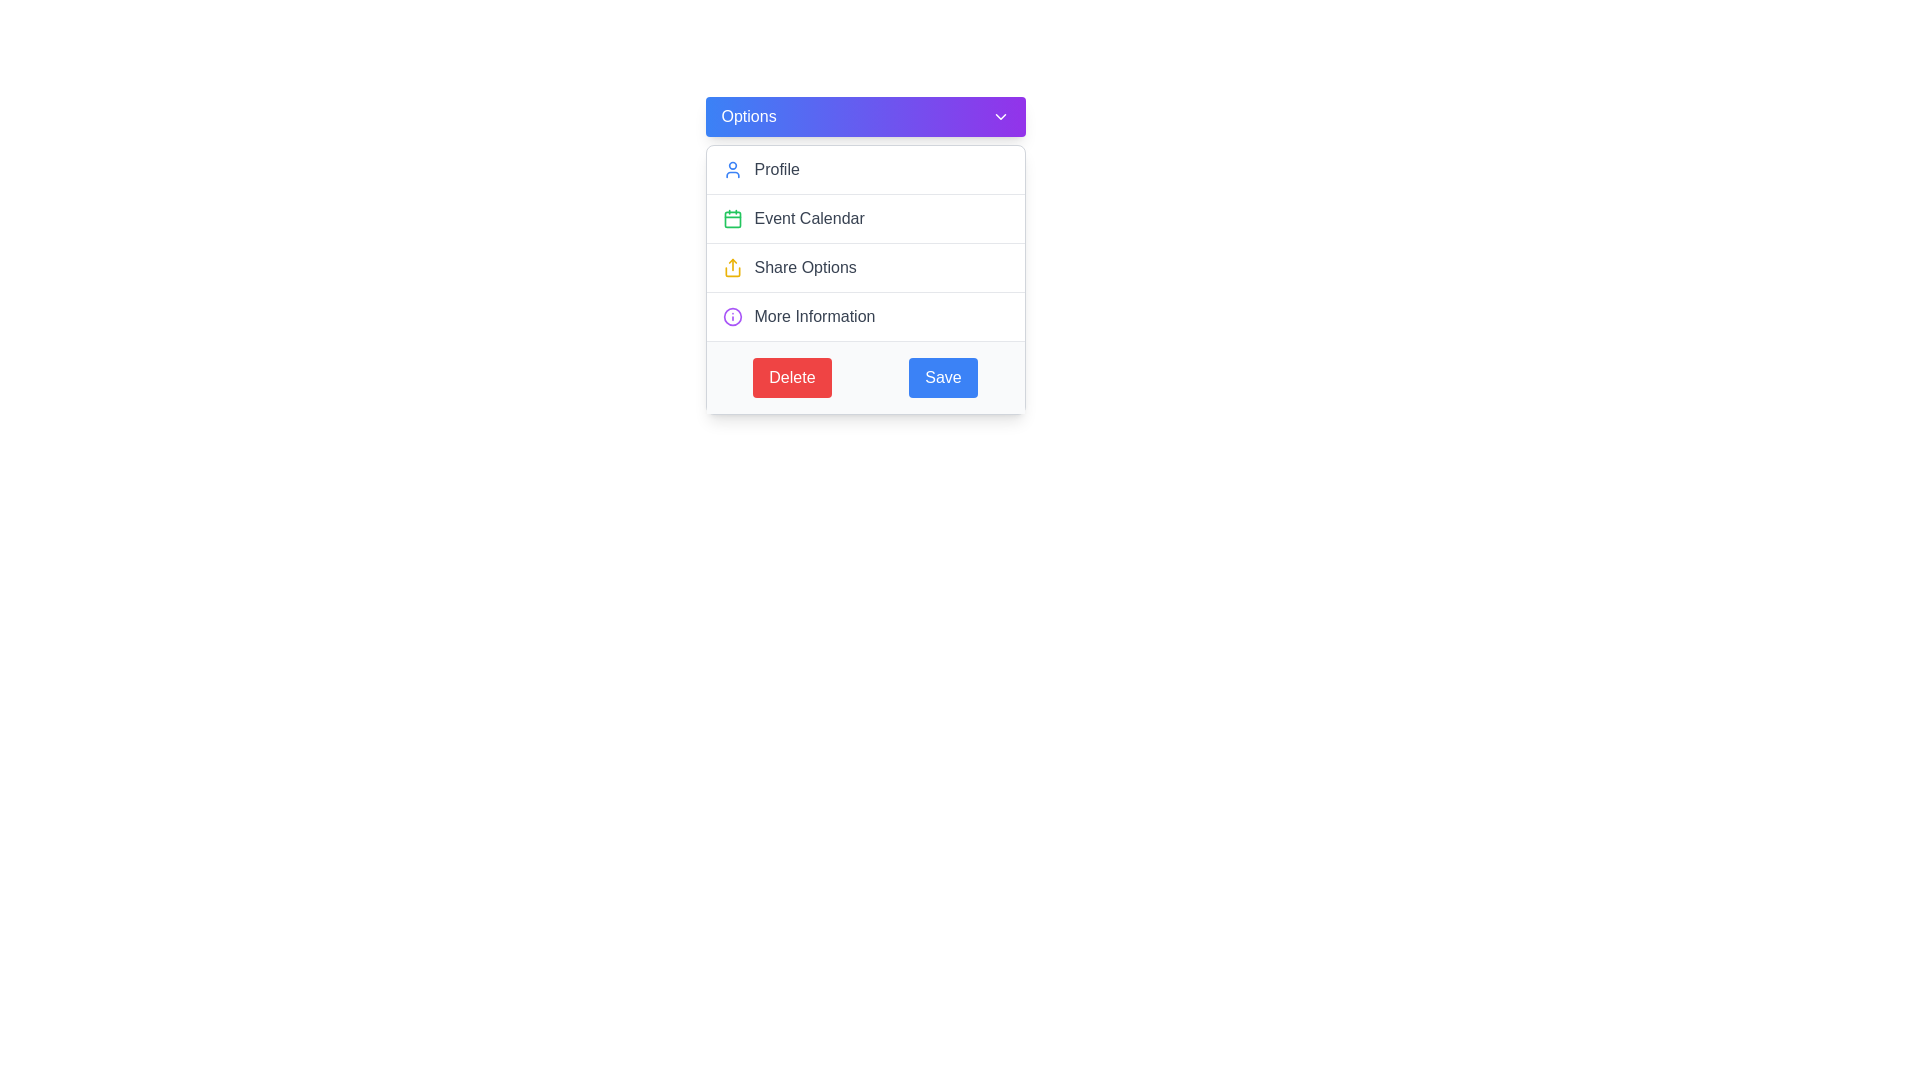 Image resolution: width=1920 pixels, height=1080 pixels. I want to click on the purple circle icon within the drop-down menu that represents an information icon, so click(731, 315).